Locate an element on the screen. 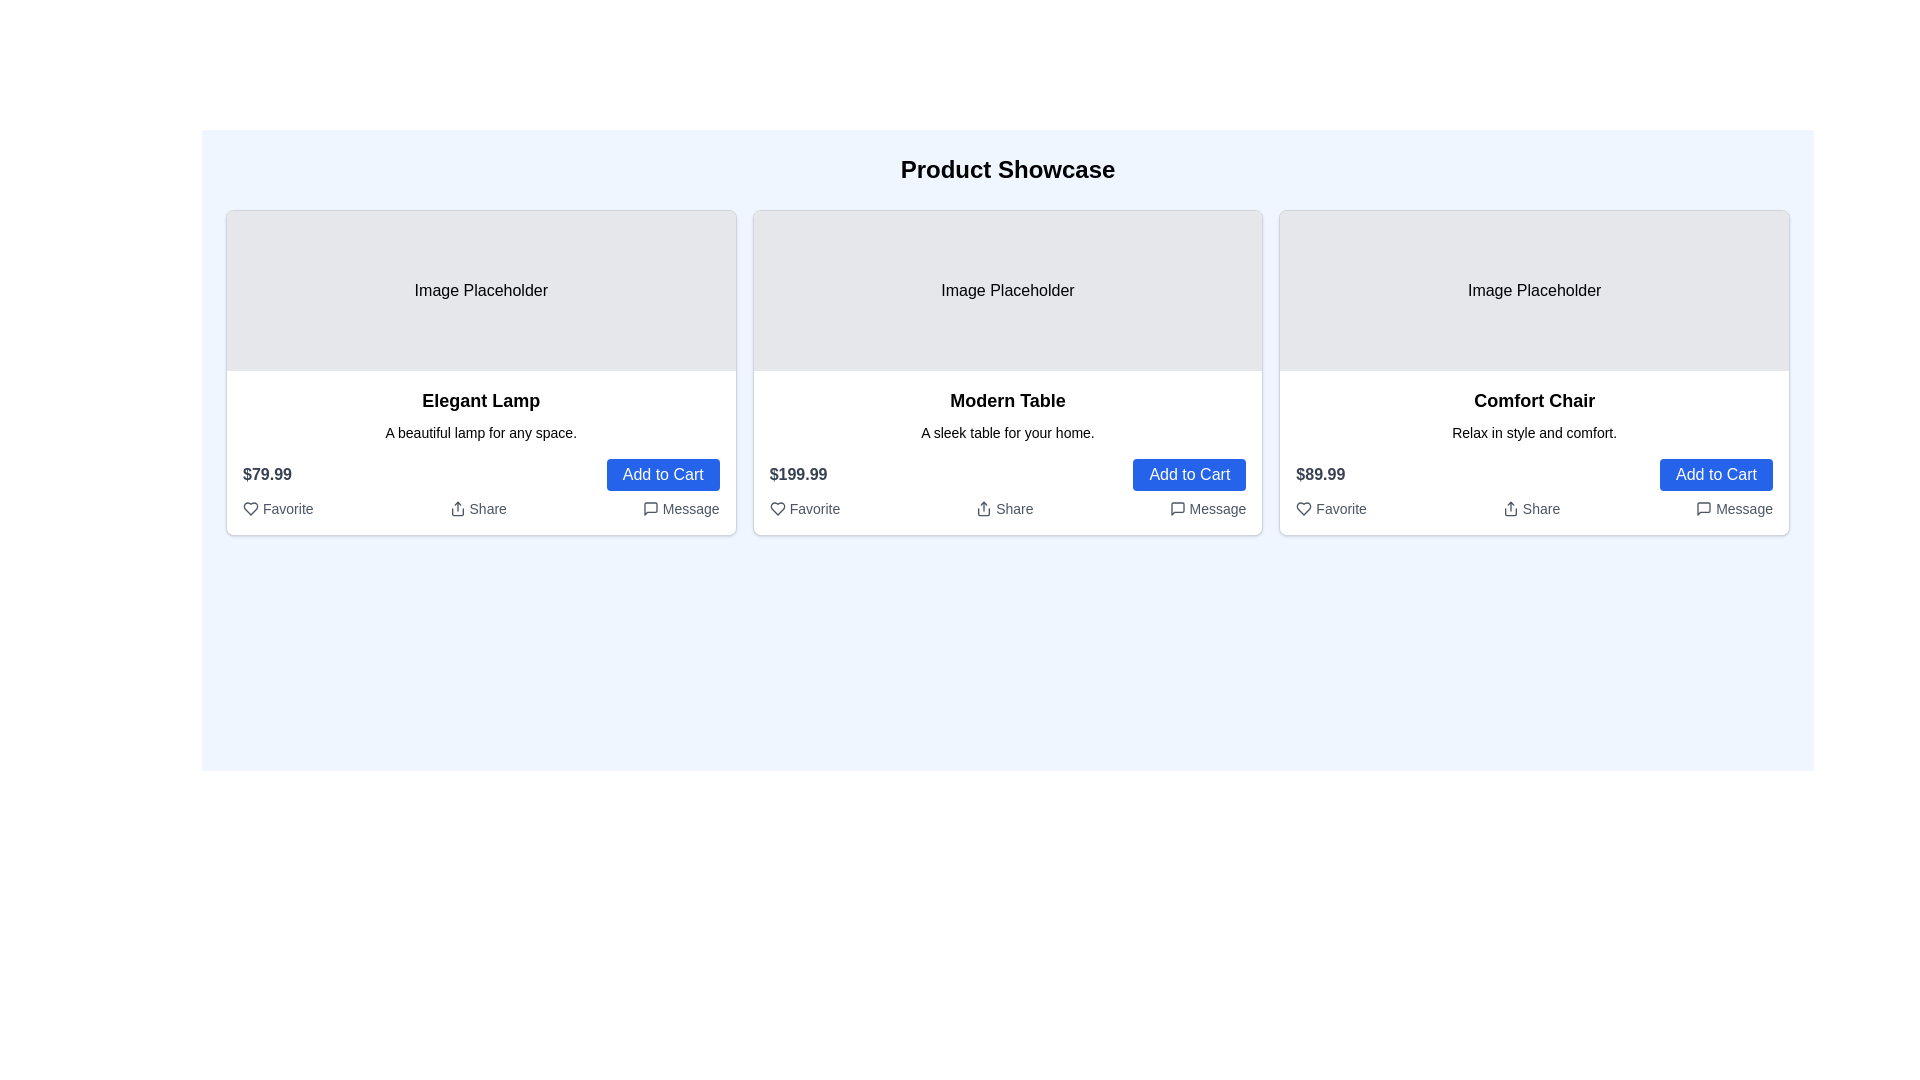  the text label providing a description of the product 'Modern Table' is located at coordinates (1008, 431).